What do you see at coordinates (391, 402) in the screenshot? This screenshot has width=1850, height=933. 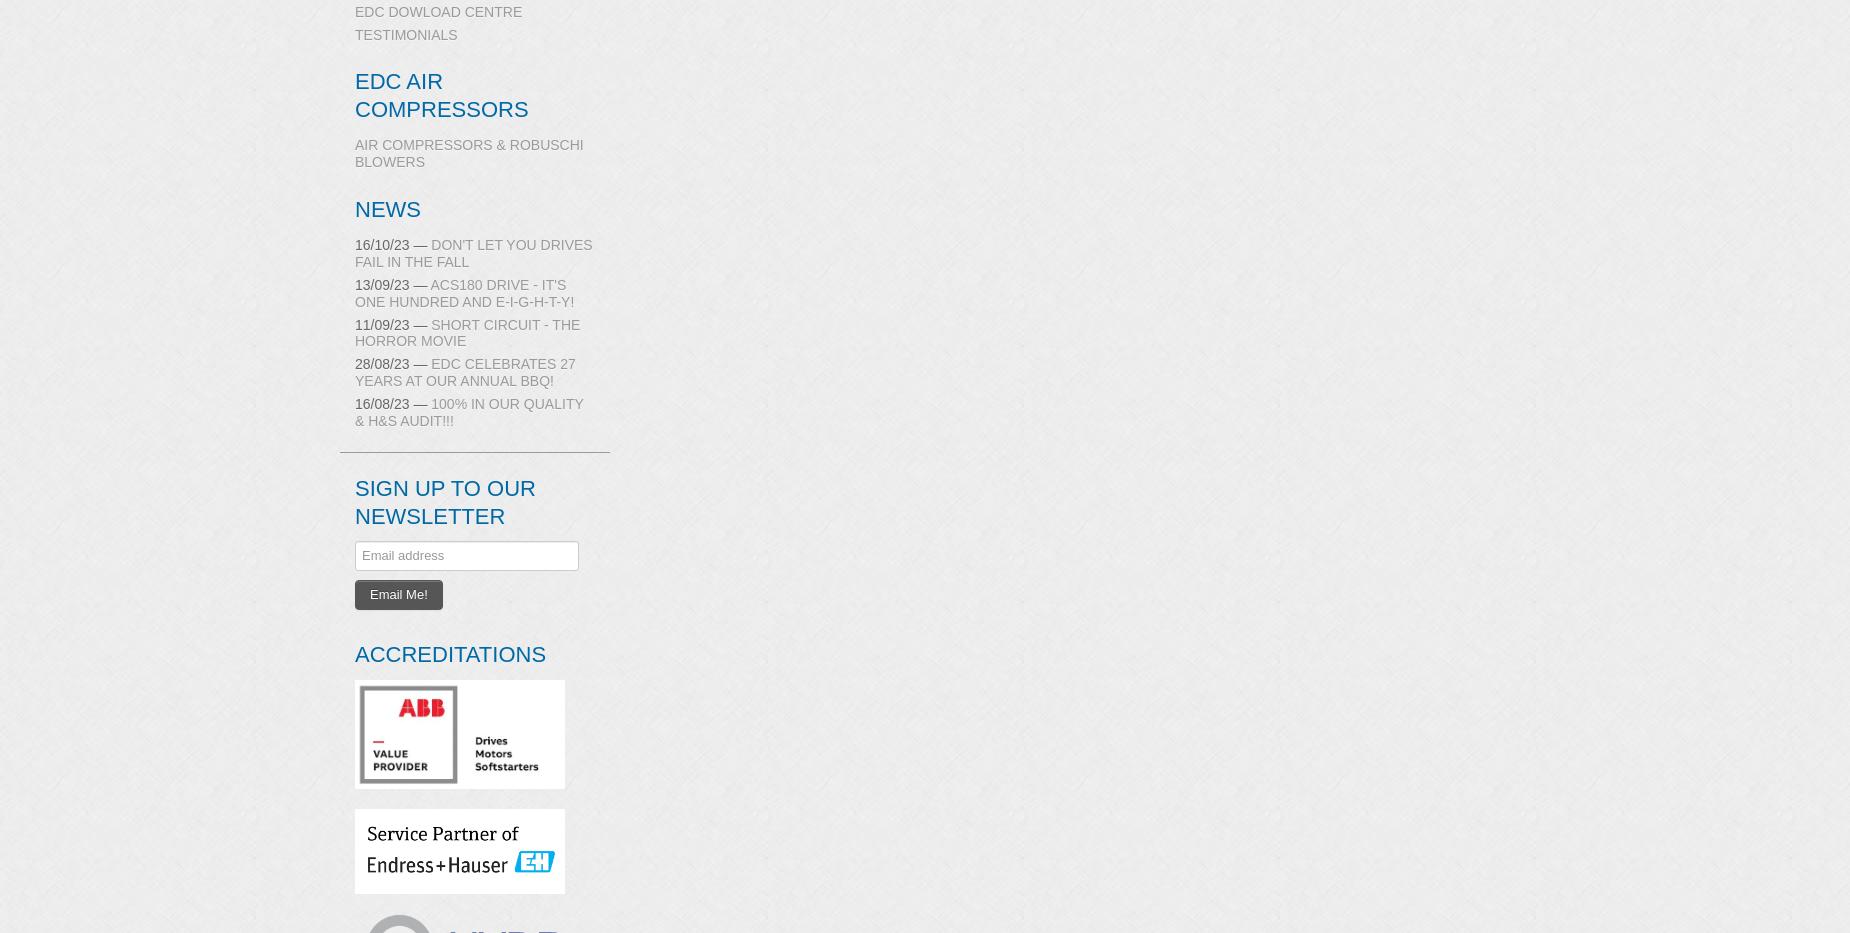 I see `'16/08/23 —'` at bounding box center [391, 402].